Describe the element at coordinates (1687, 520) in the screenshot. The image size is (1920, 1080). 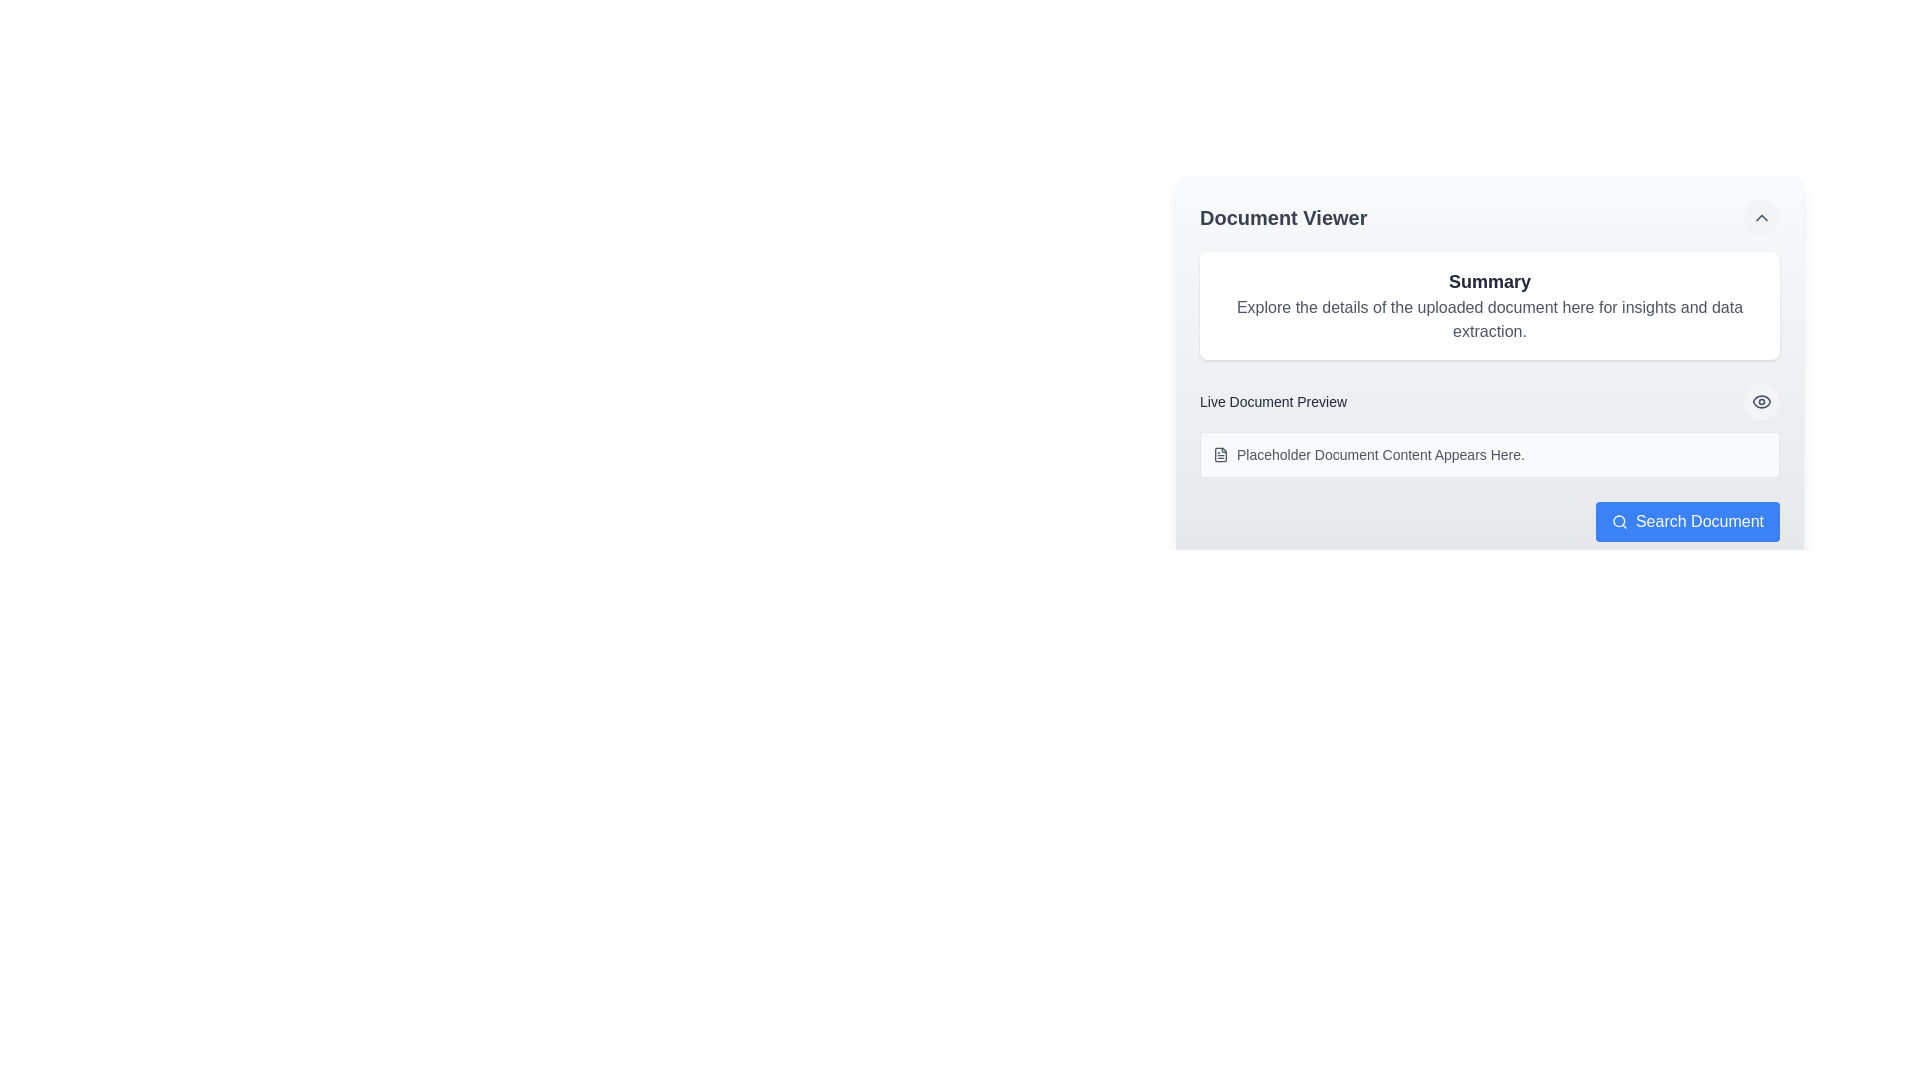
I see `the search button located at the bottom-right corner of the 'Document Viewer' interface` at that location.